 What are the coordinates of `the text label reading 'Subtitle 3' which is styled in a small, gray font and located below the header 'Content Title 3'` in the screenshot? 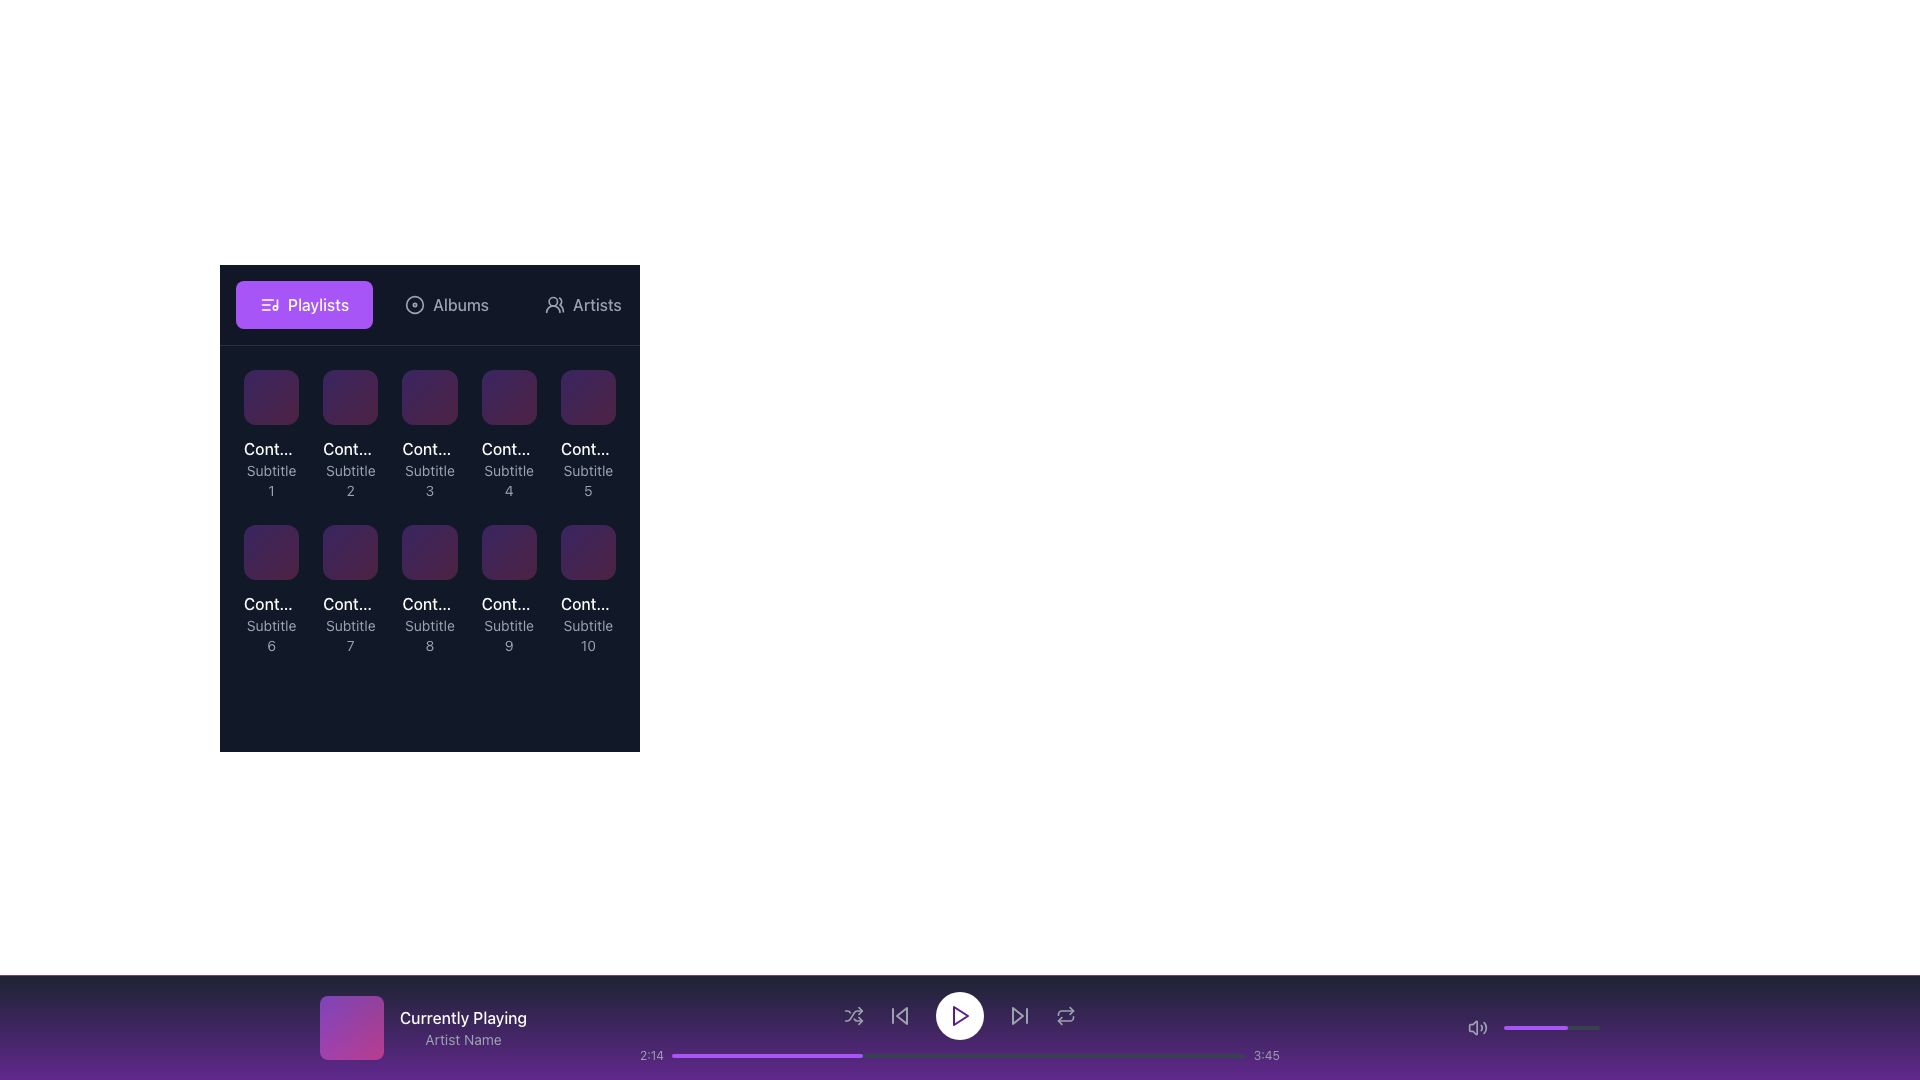 It's located at (429, 481).